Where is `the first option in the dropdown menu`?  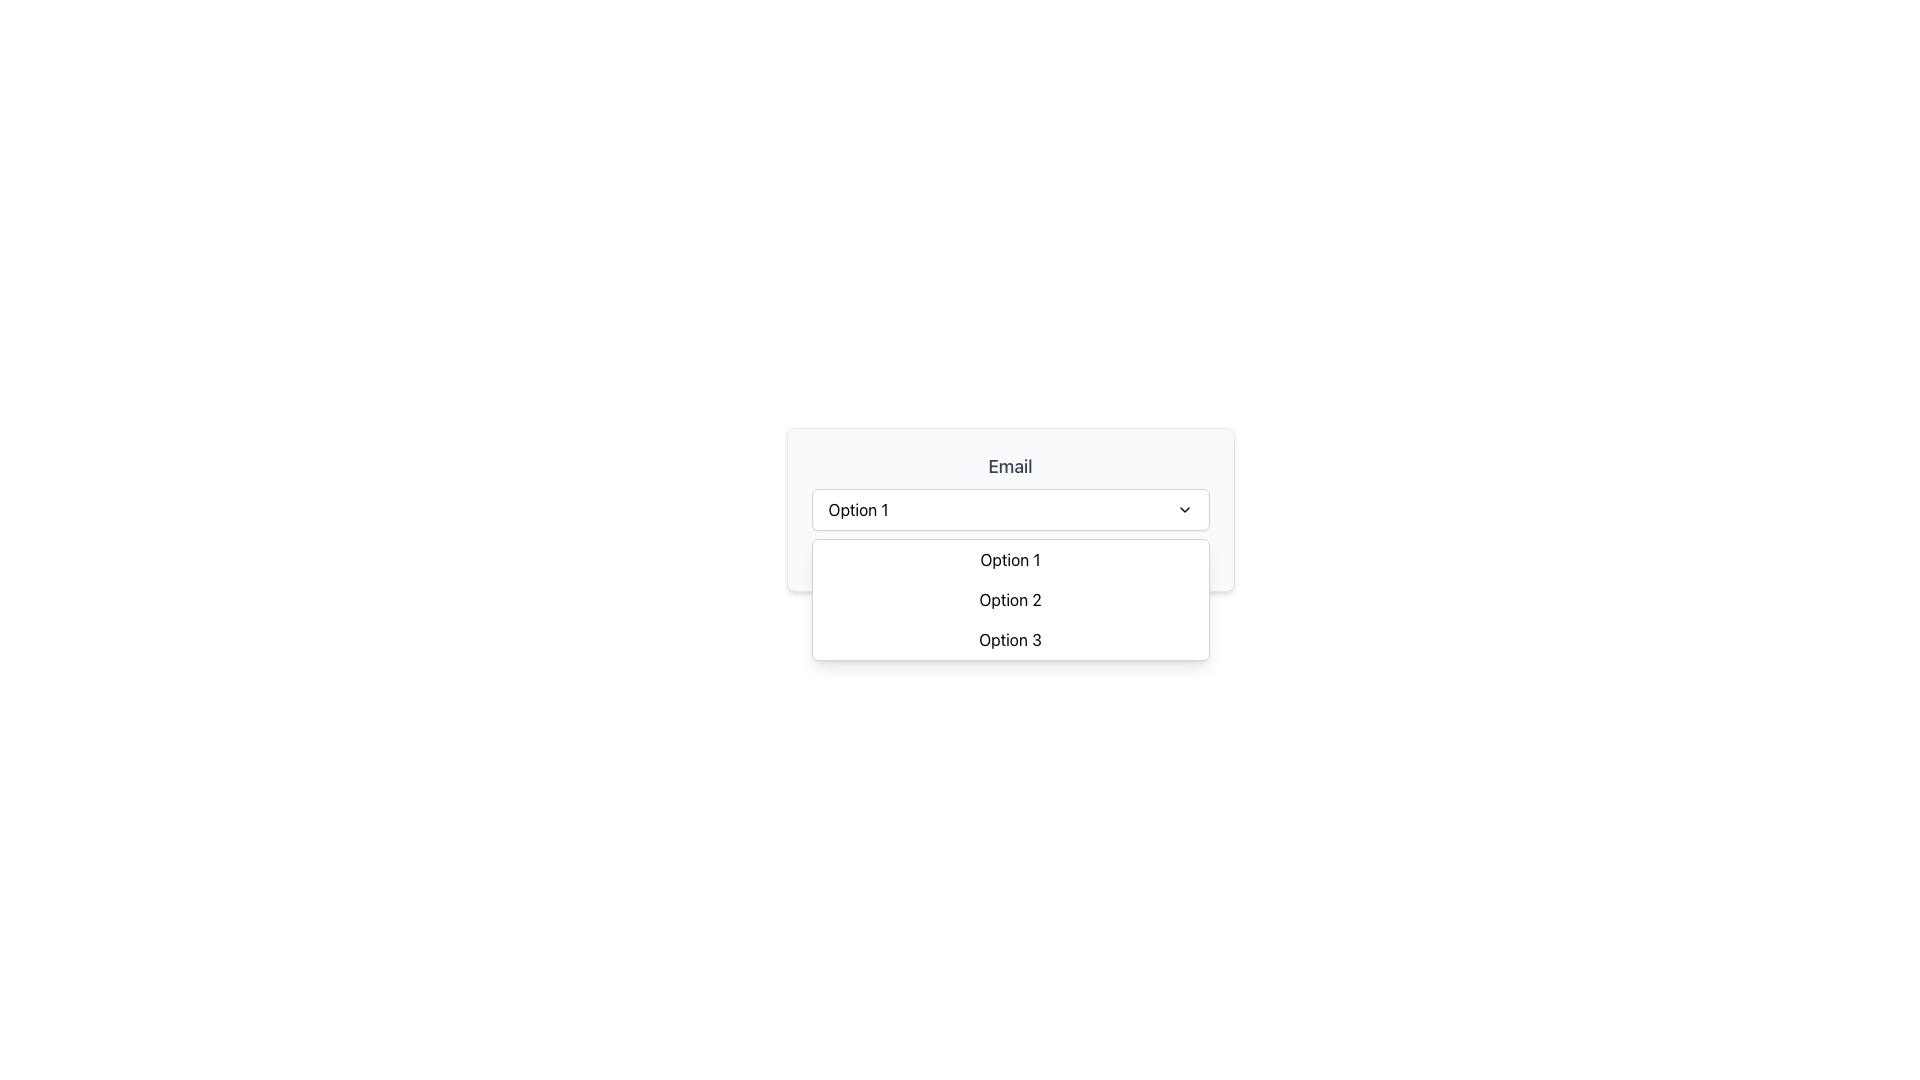
the first option in the dropdown menu is located at coordinates (1010, 559).